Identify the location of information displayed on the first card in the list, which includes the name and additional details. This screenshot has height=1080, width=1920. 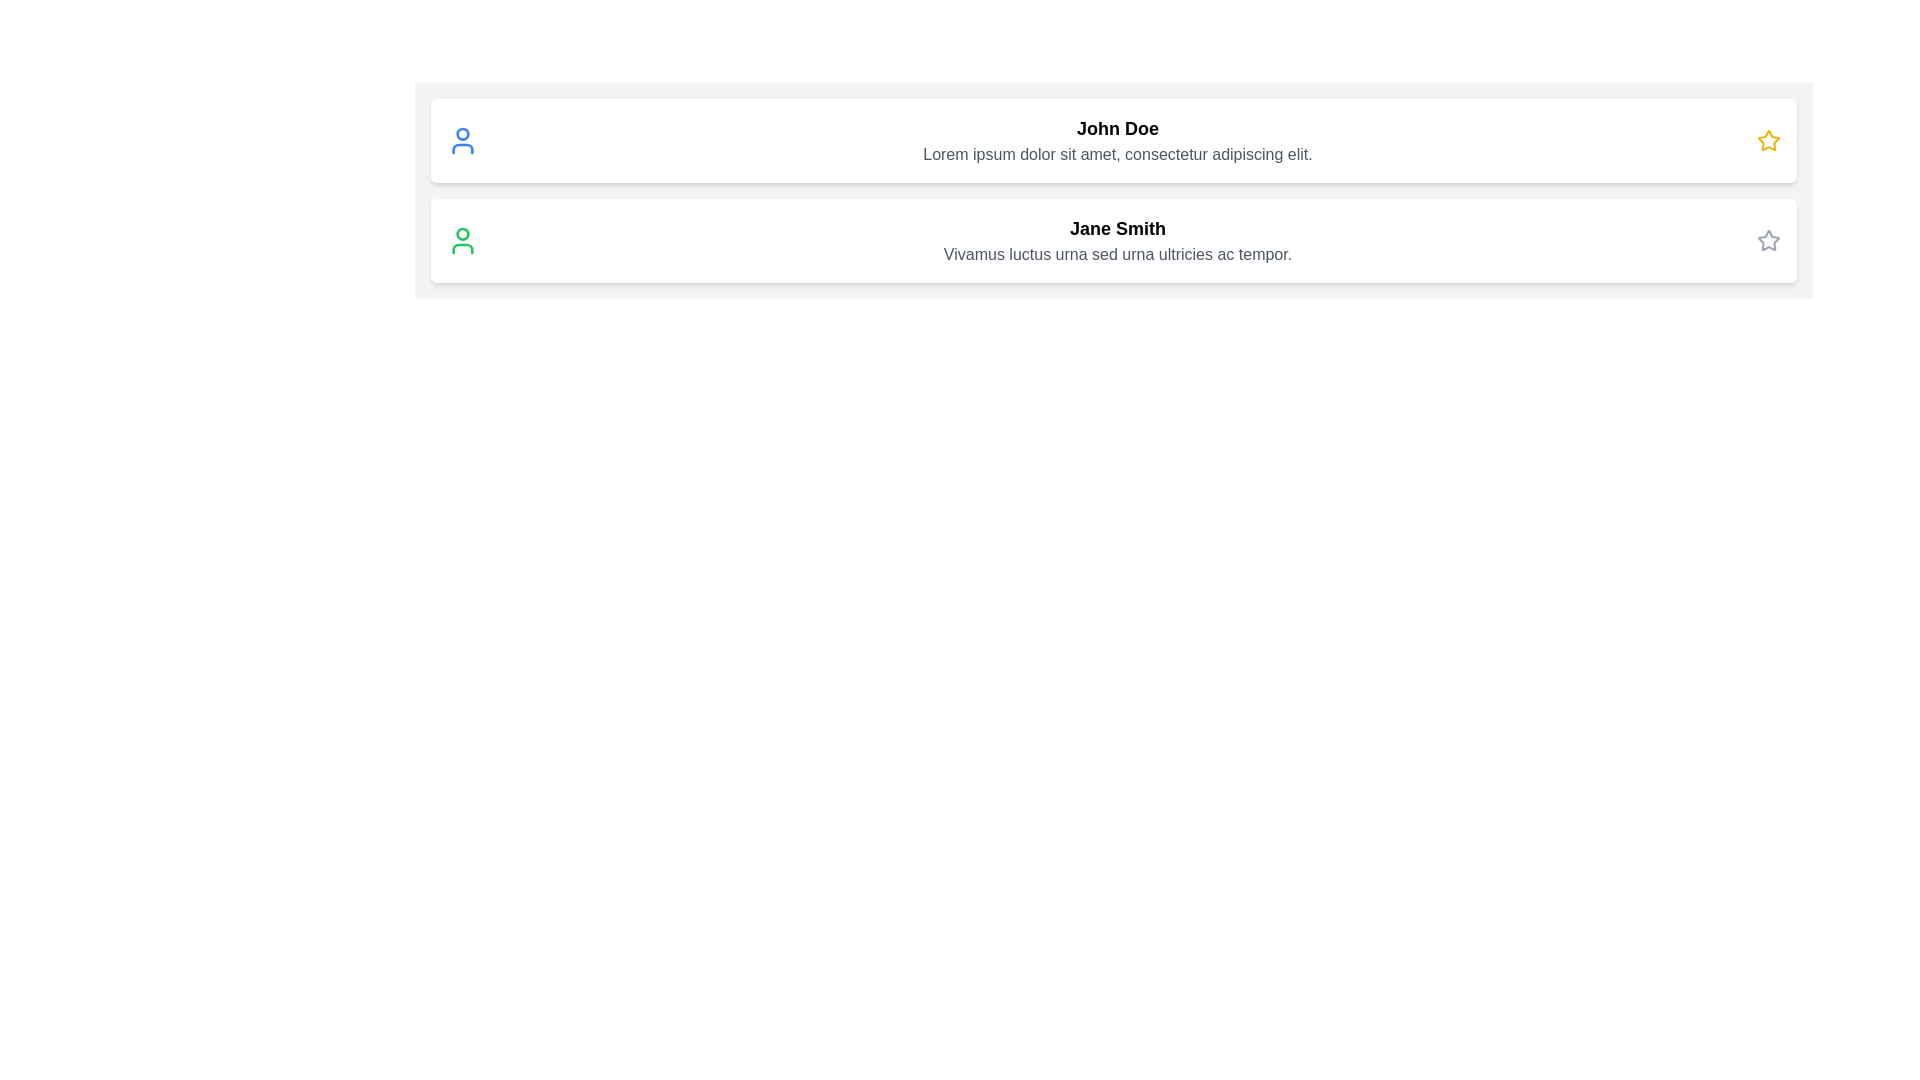
(1112, 140).